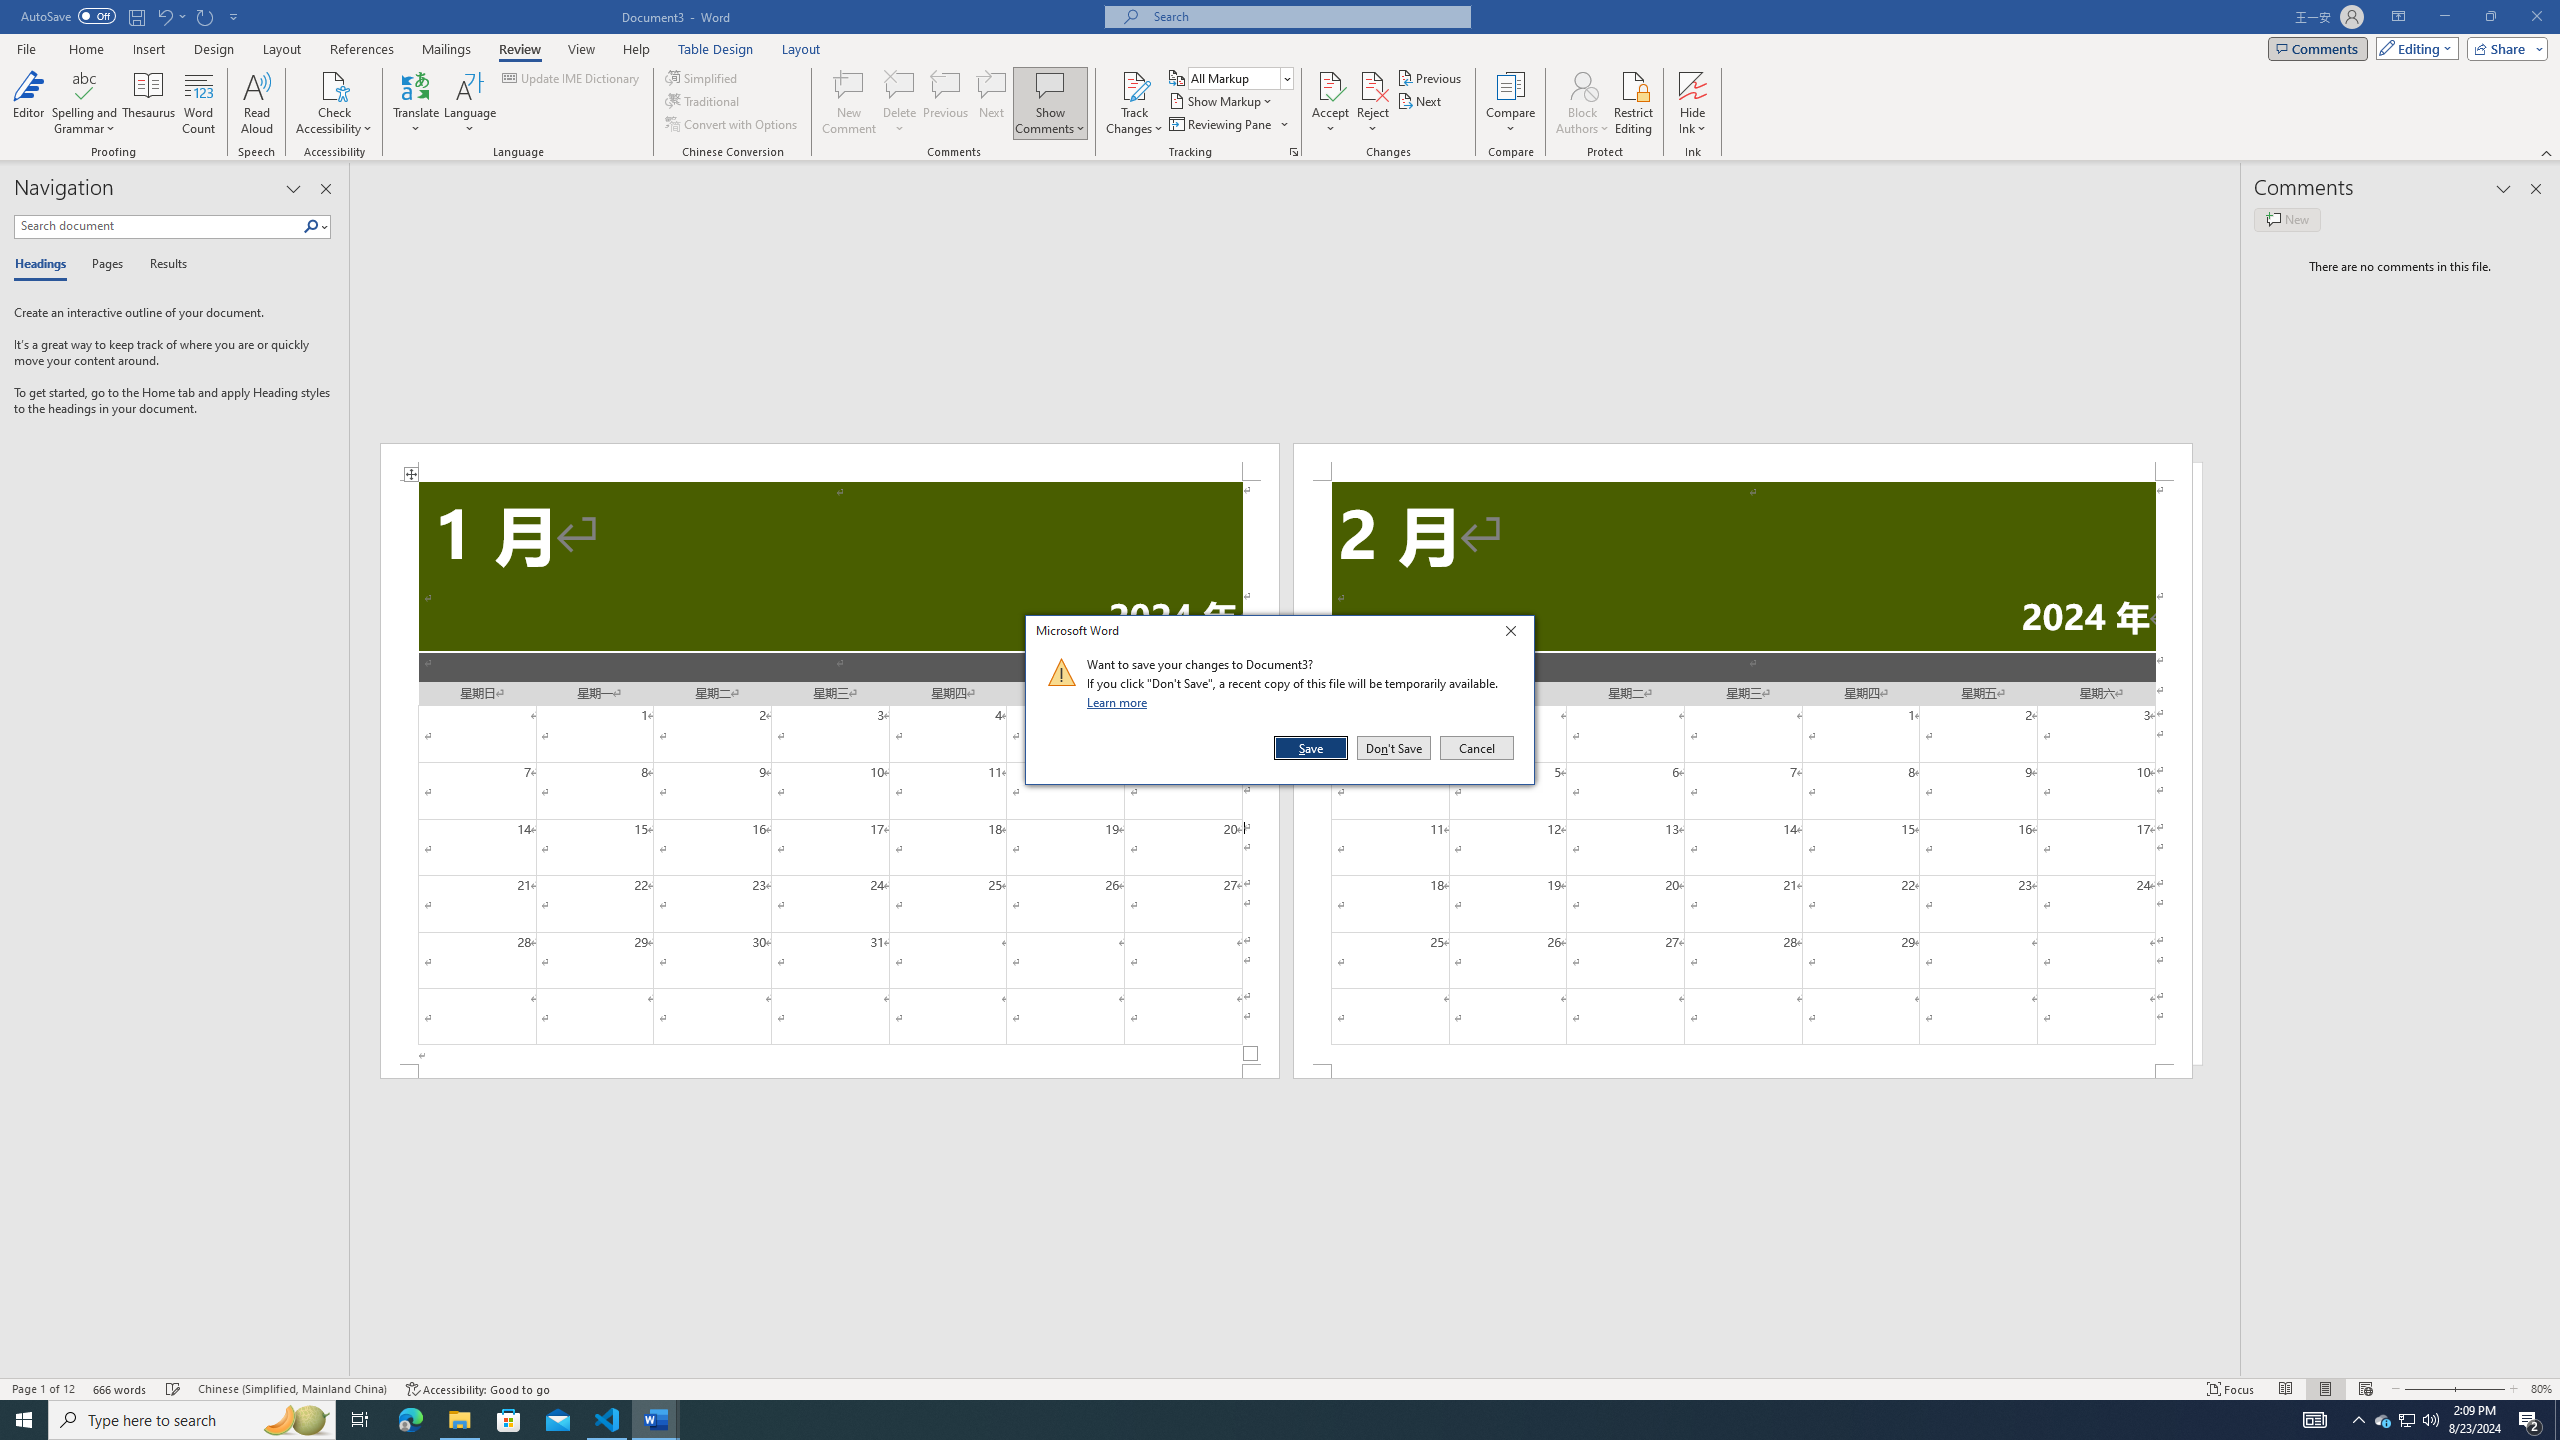  I want to click on 'Reviewing Pane', so click(1227, 122).